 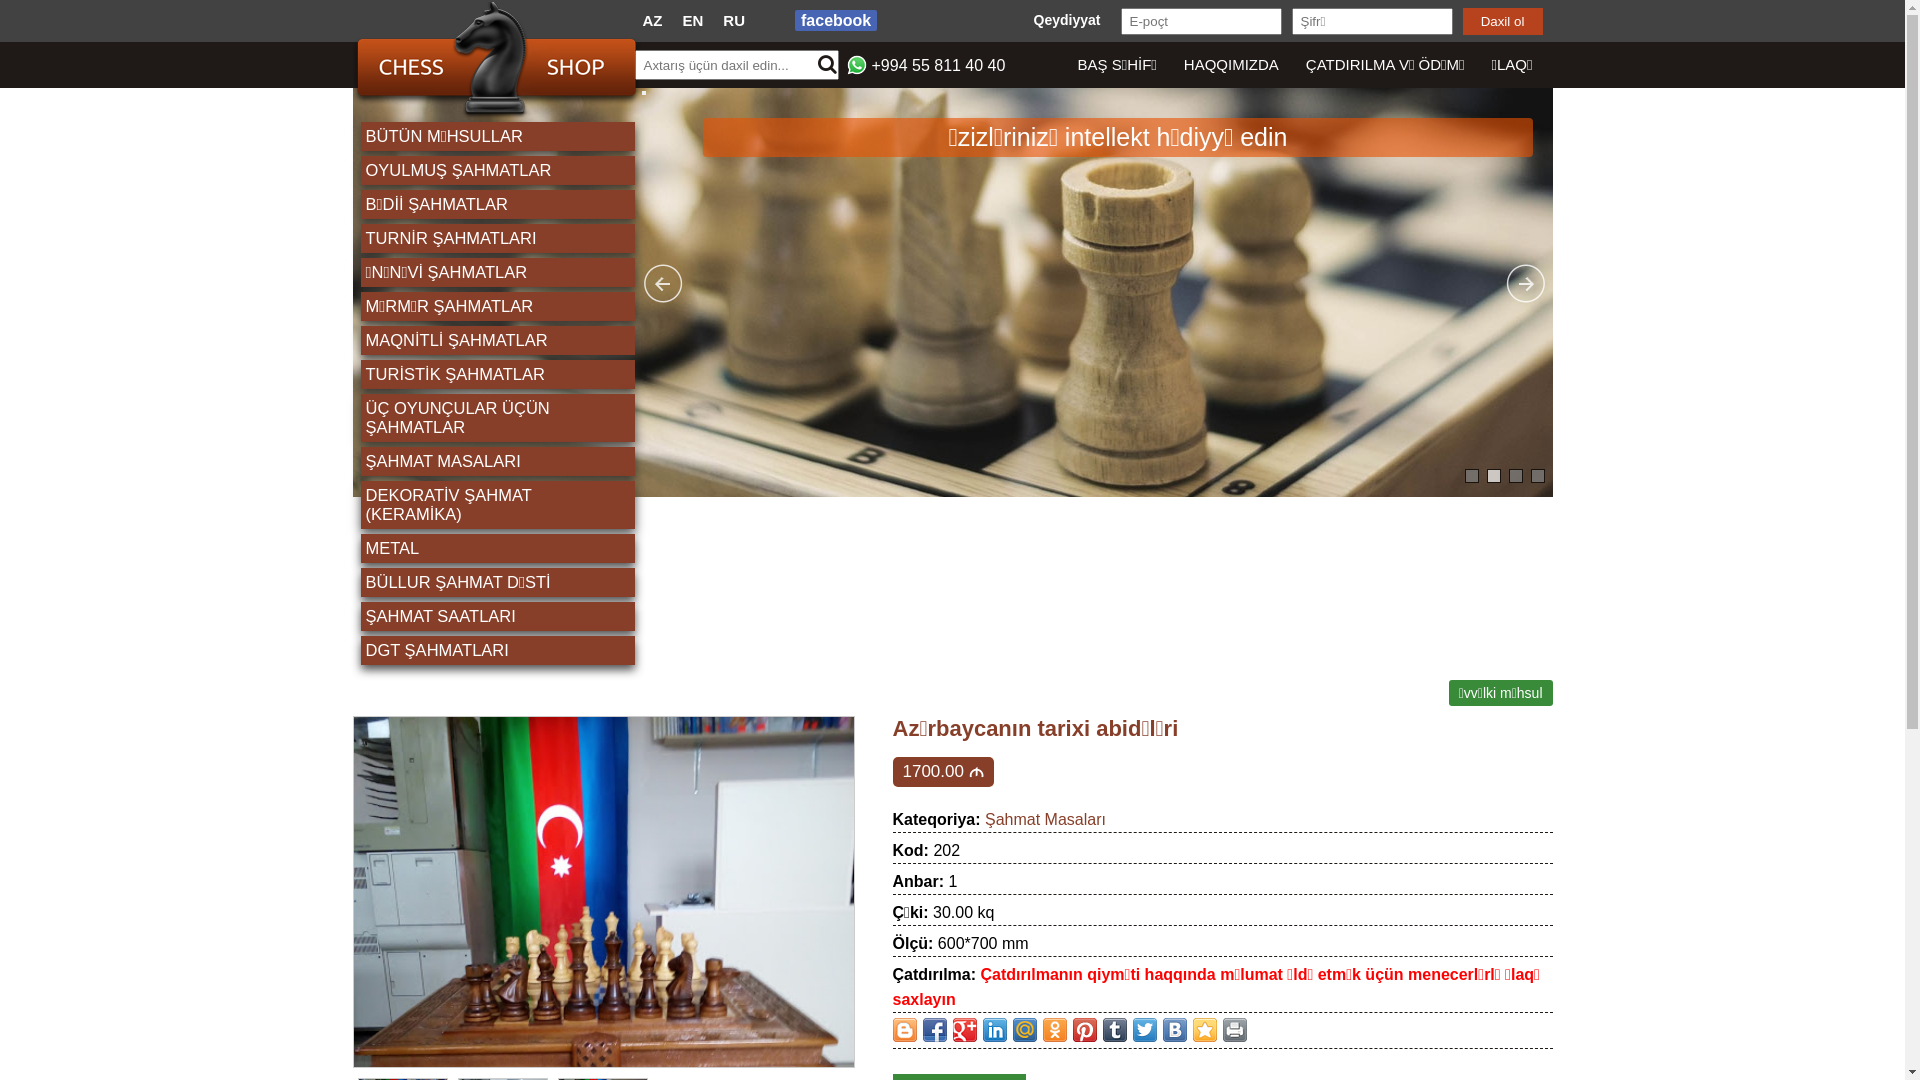 What do you see at coordinates (1083, 1029) in the screenshot?
I see `'Pin It'` at bounding box center [1083, 1029].